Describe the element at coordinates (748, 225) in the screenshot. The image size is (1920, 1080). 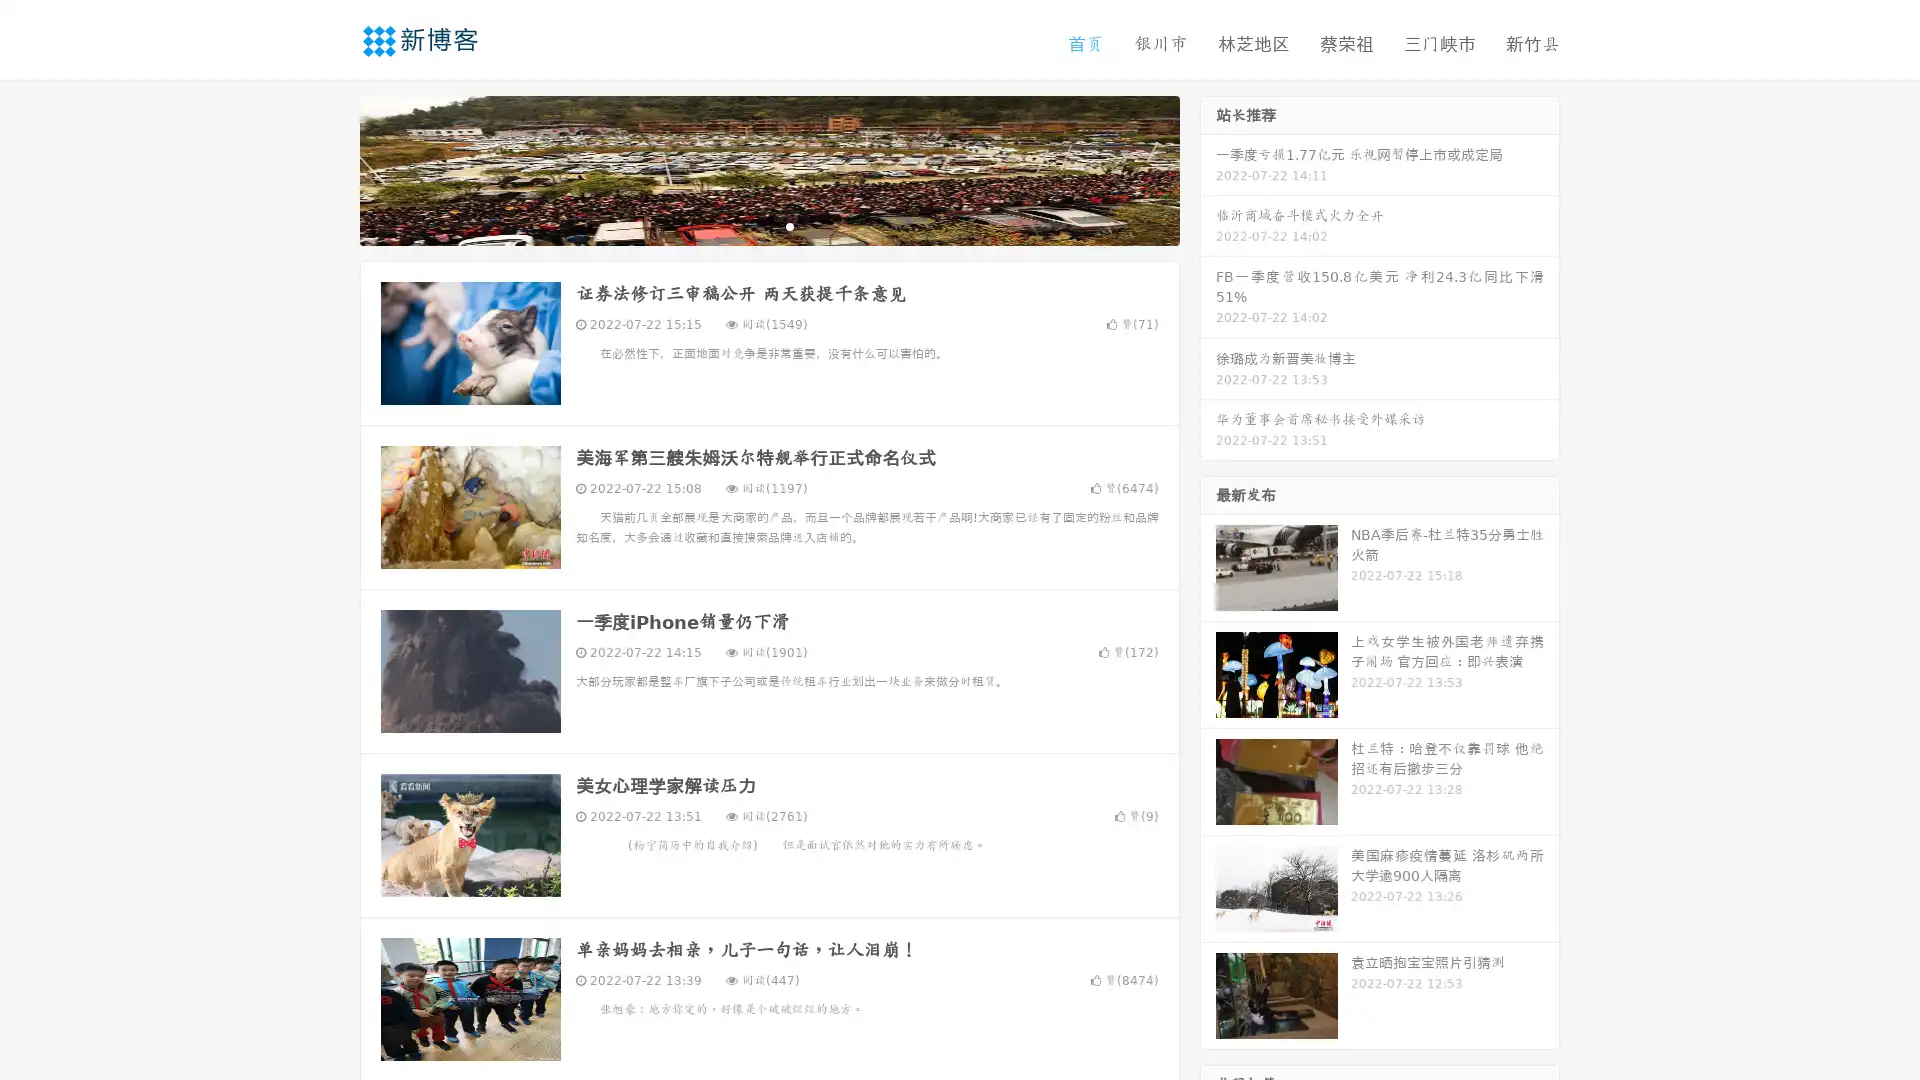
I see `Go to slide 1` at that location.